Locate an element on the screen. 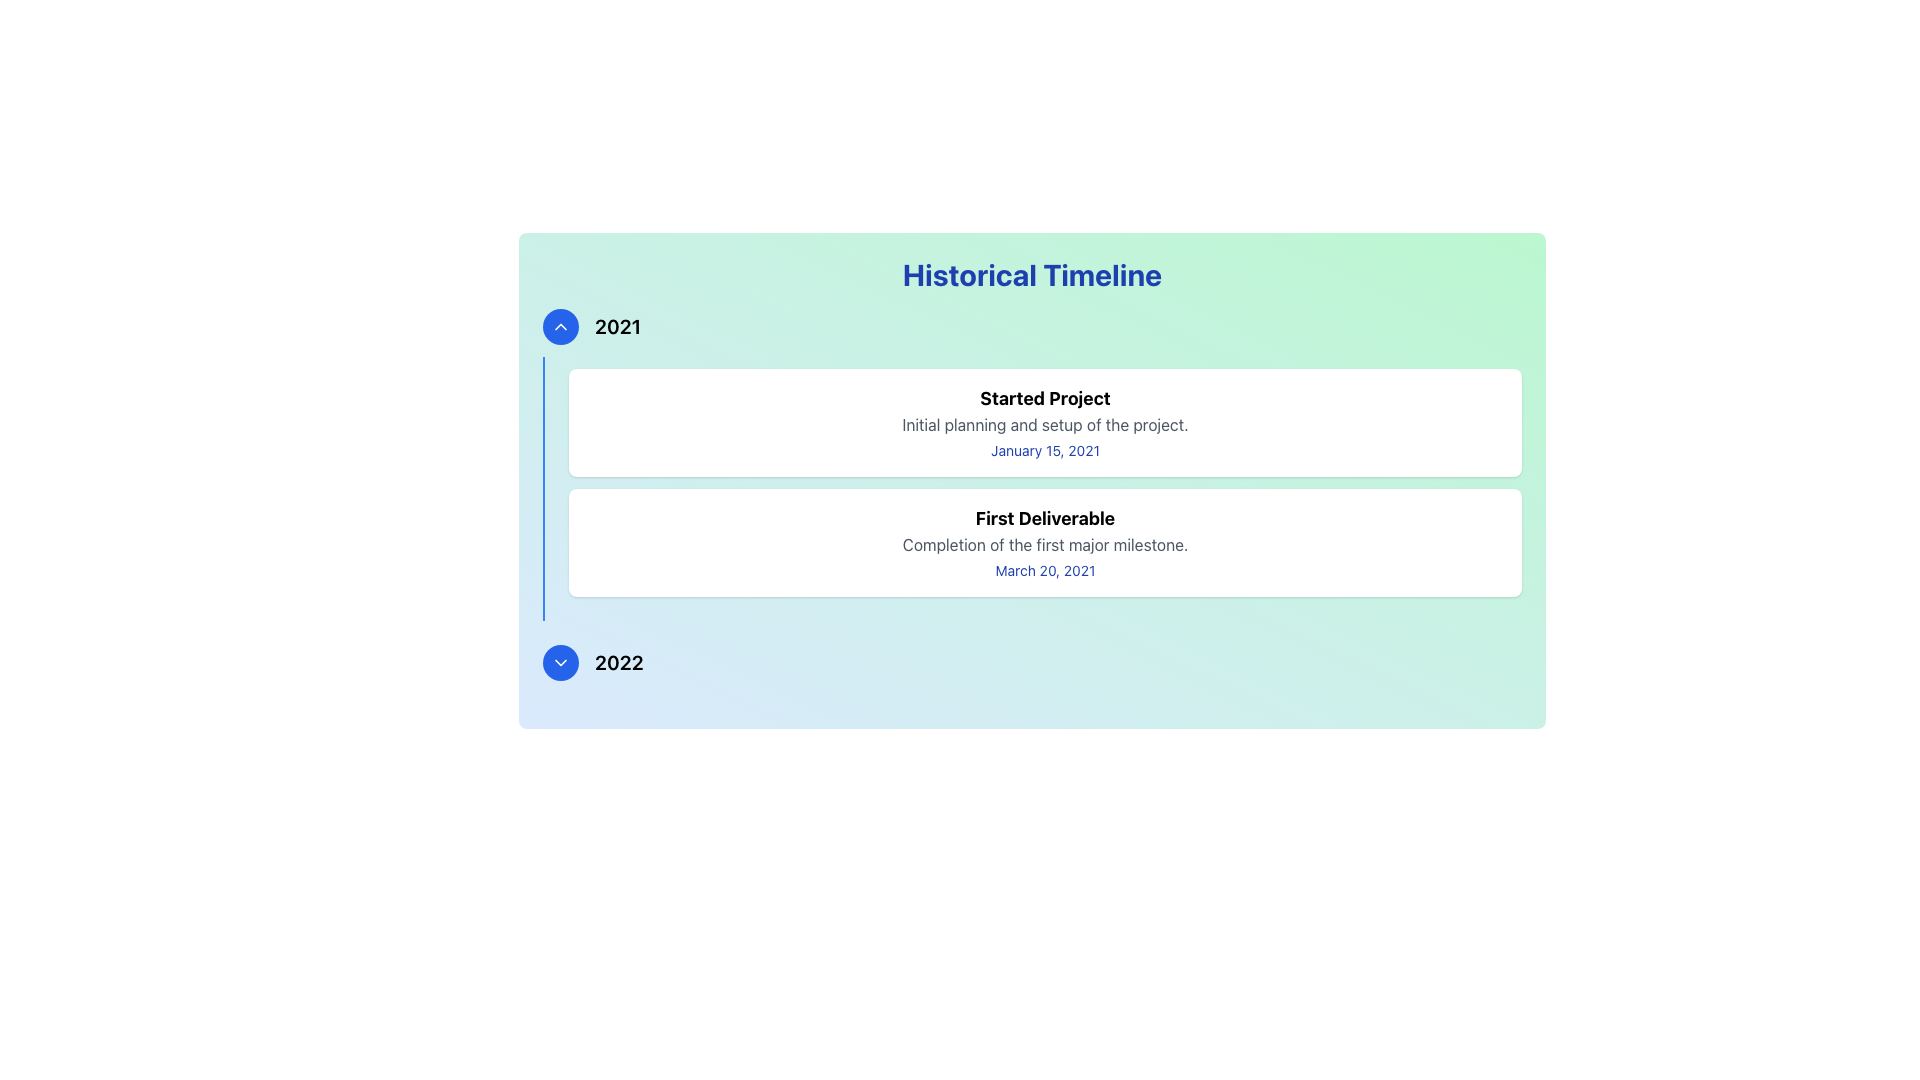 Image resolution: width=1920 pixels, height=1080 pixels. the descriptive text element providing information about the 'Started Project' entry in the historical timeline, which is located in a white rectangular card near the top section of the interface is located at coordinates (1044, 423).